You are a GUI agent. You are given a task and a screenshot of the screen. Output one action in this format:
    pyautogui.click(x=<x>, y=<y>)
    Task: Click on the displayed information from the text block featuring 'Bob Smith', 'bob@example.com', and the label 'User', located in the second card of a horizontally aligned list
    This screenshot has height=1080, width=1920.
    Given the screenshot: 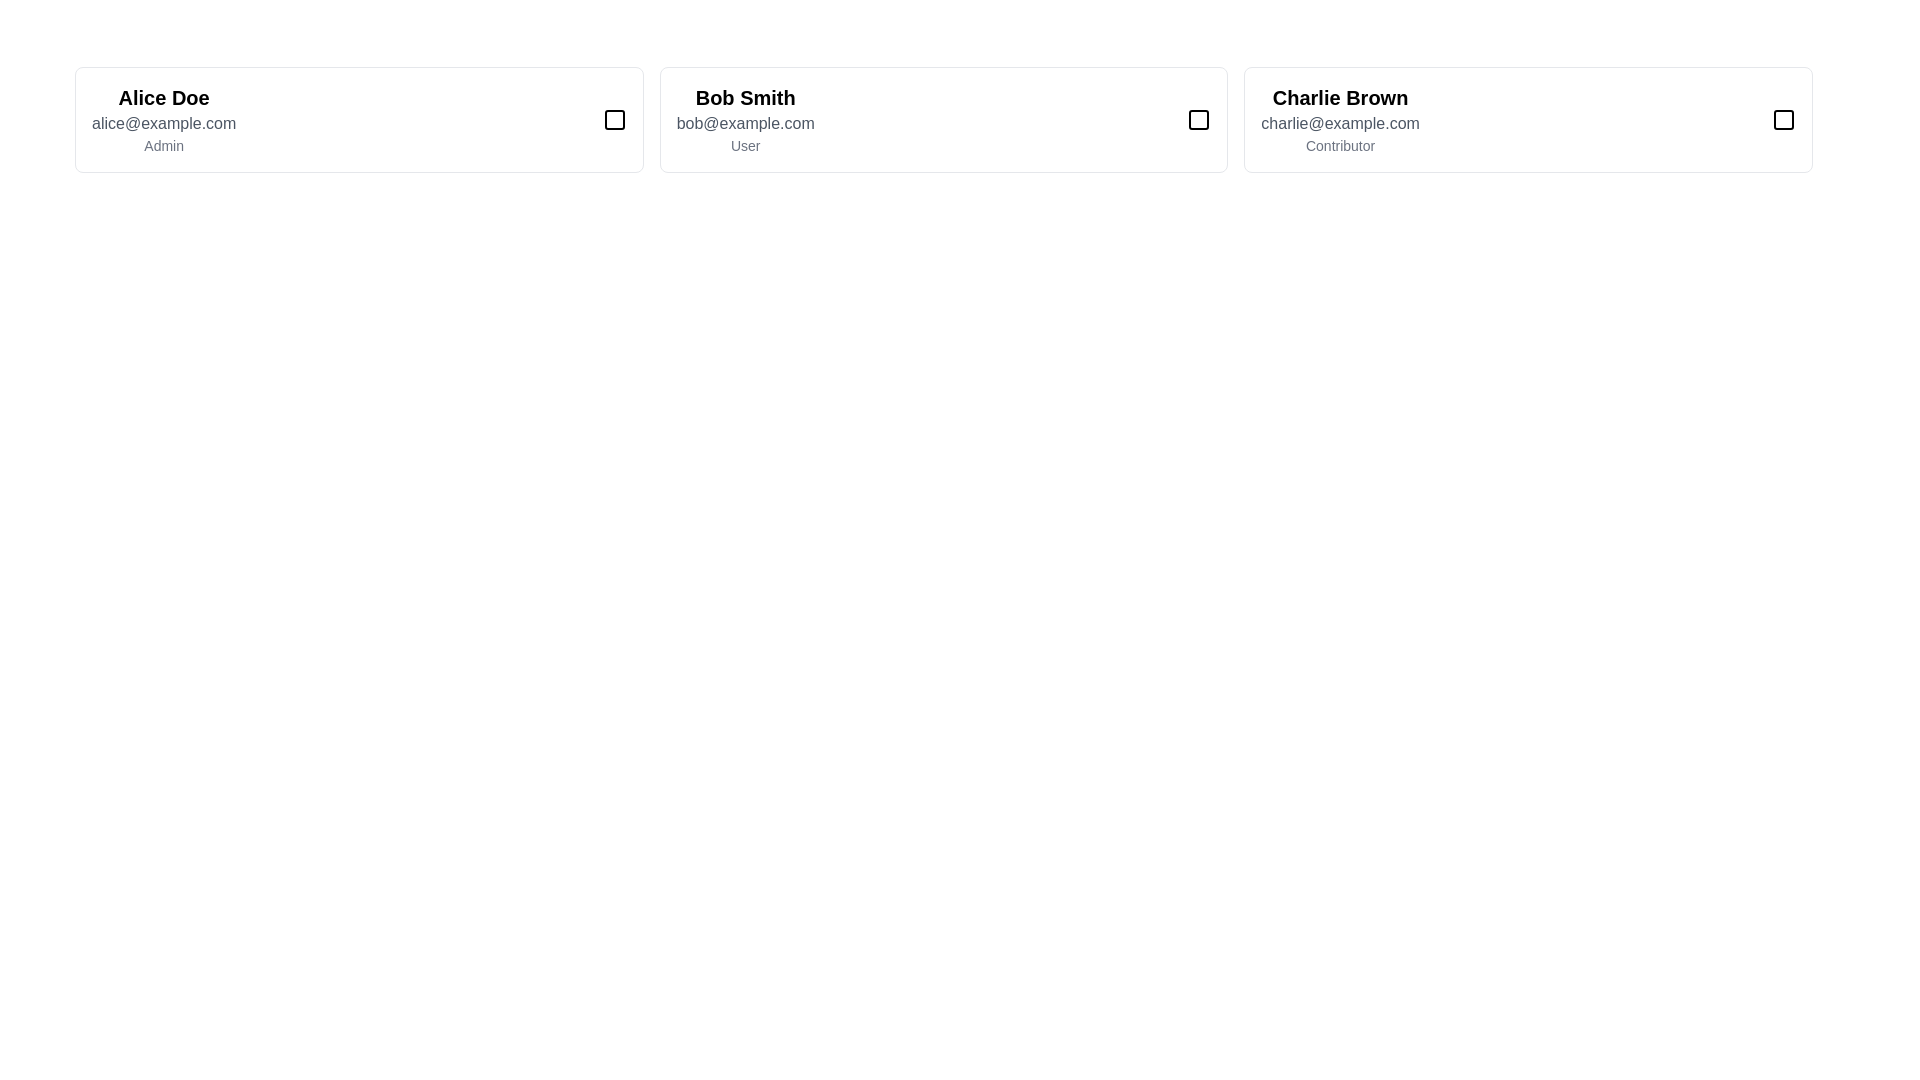 What is the action you would take?
    pyautogui.click(x=744, y=119)
    